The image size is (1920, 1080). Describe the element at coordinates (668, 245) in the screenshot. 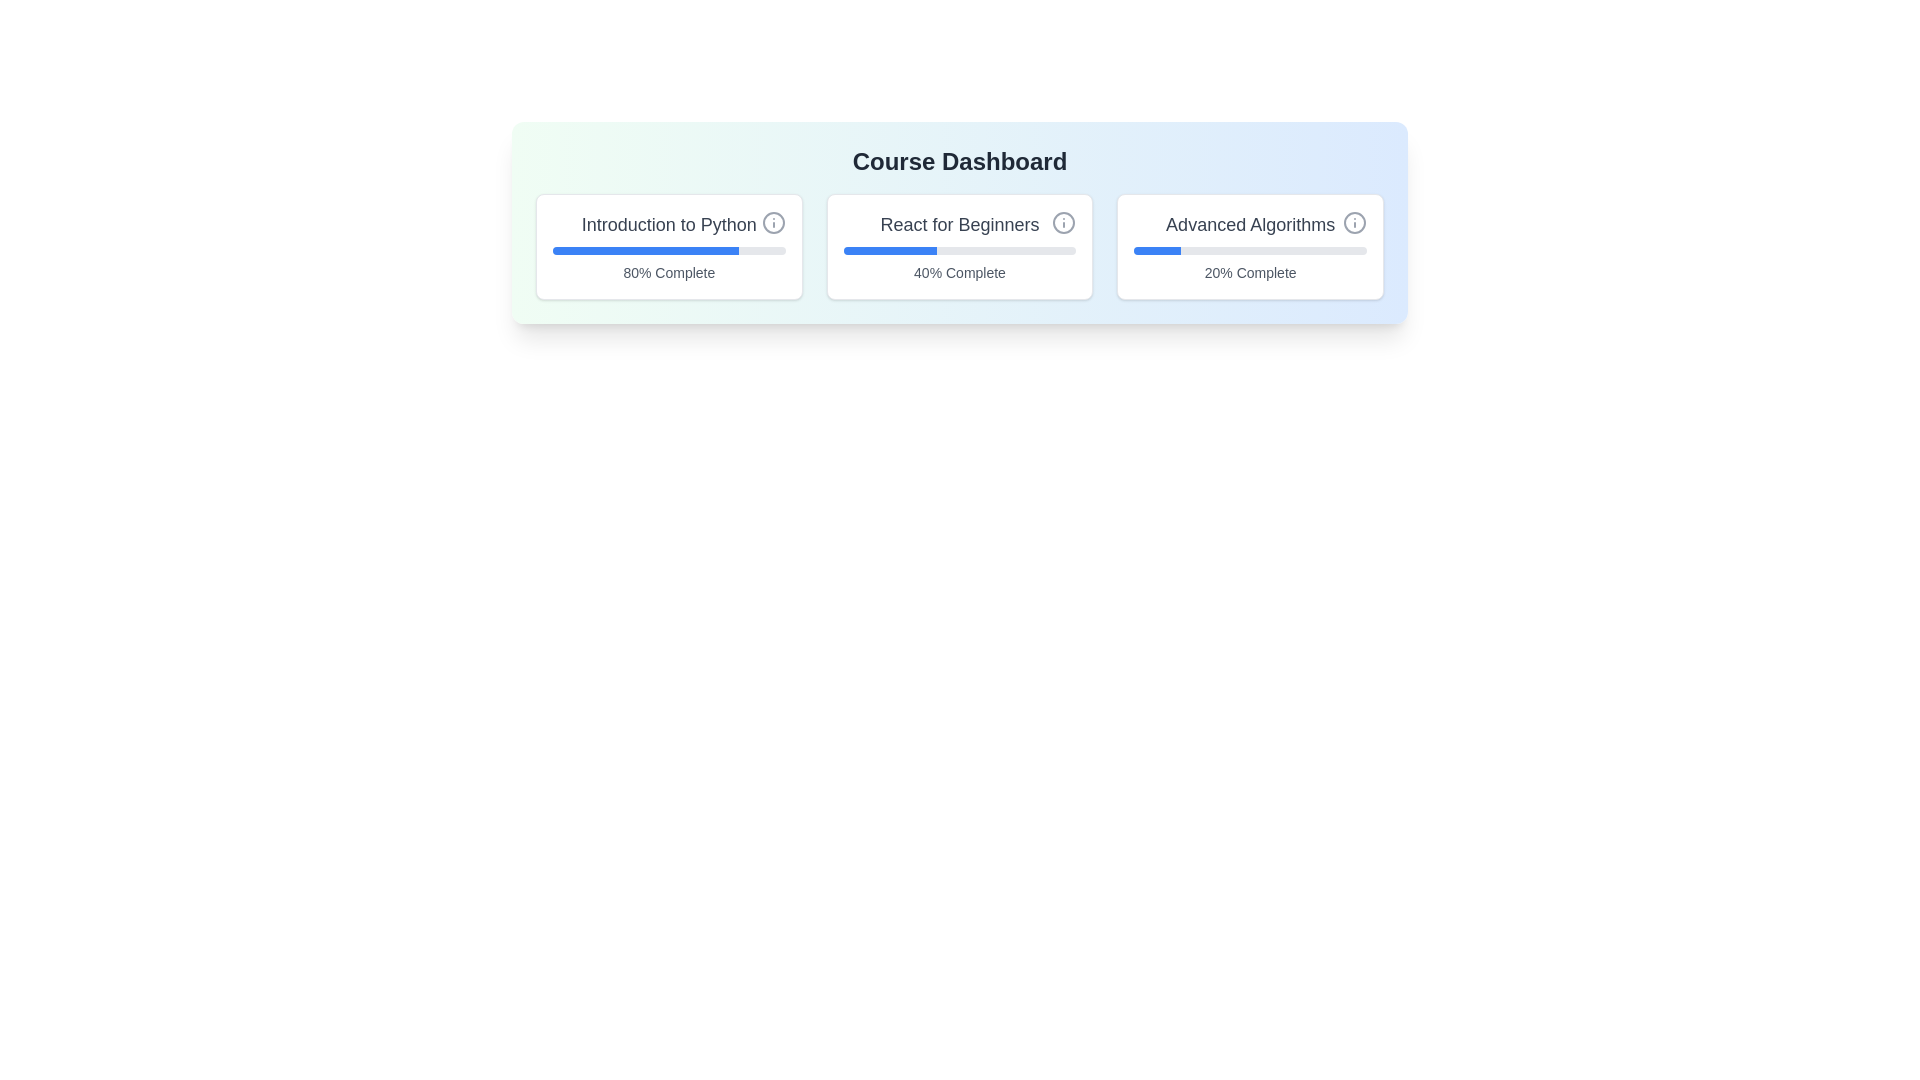

I see `the course card for 'Introduction to Python'` at that location.